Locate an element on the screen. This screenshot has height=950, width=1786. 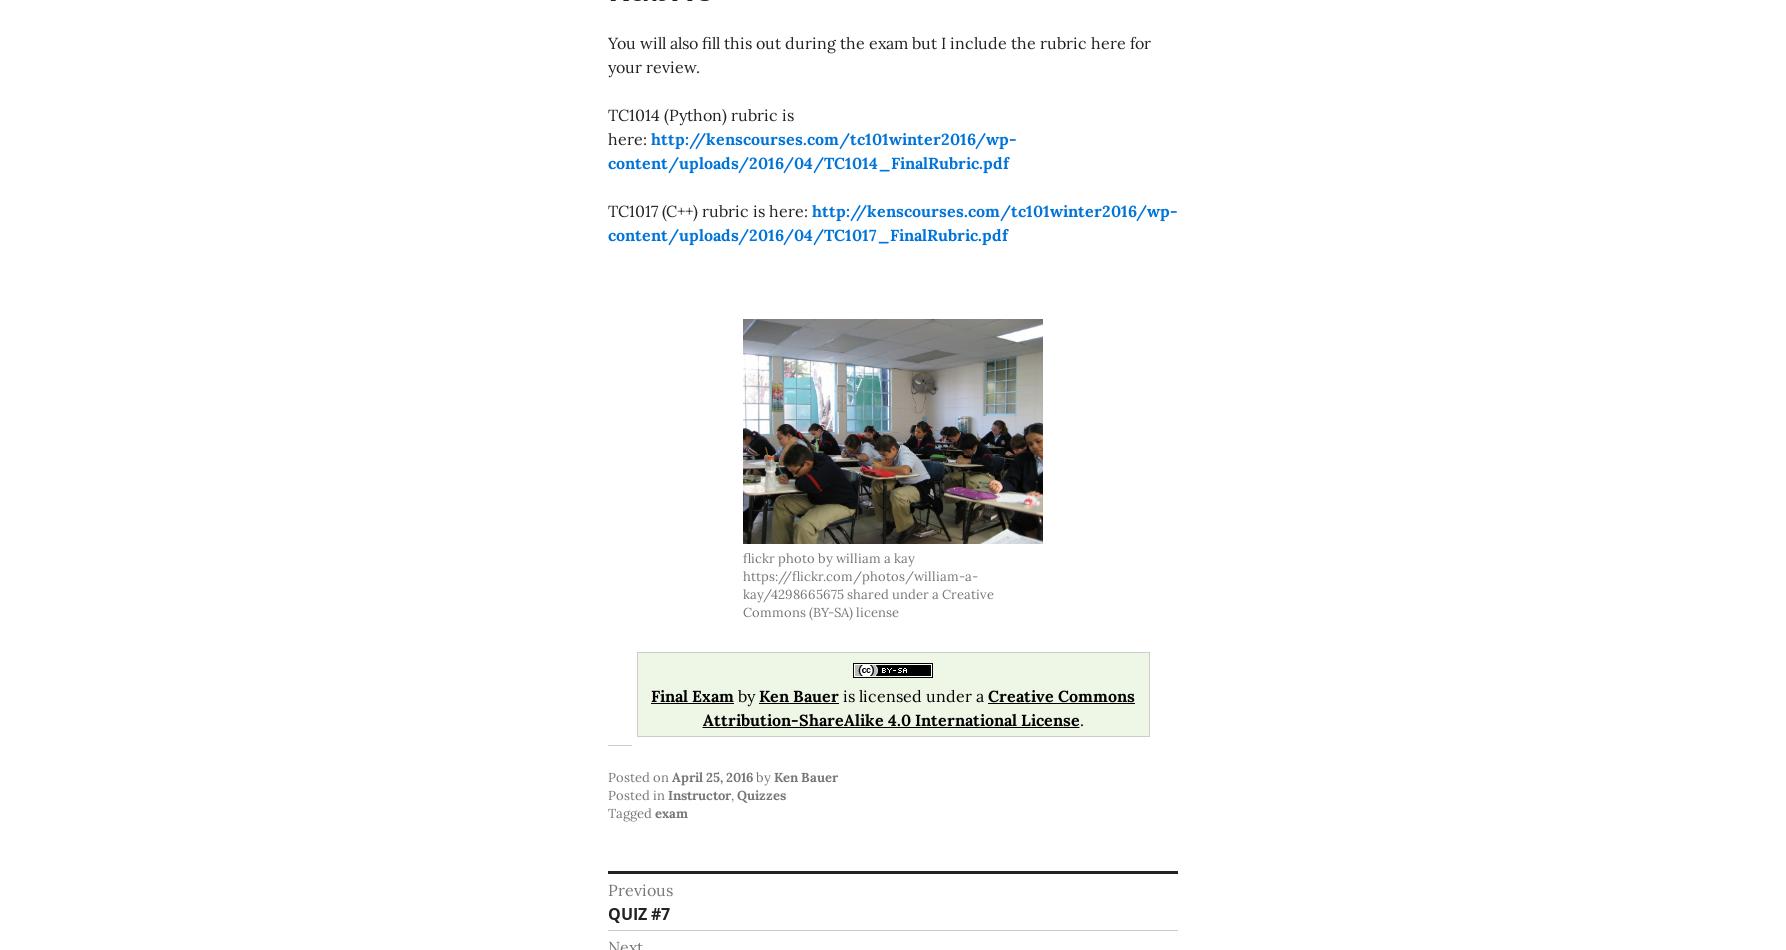
'http://kenscourses.com/tc101winter2016/wp-content/uploads/2016/04/TC1017_FinalRubric.pdf' is located at coordinates (607, 222).